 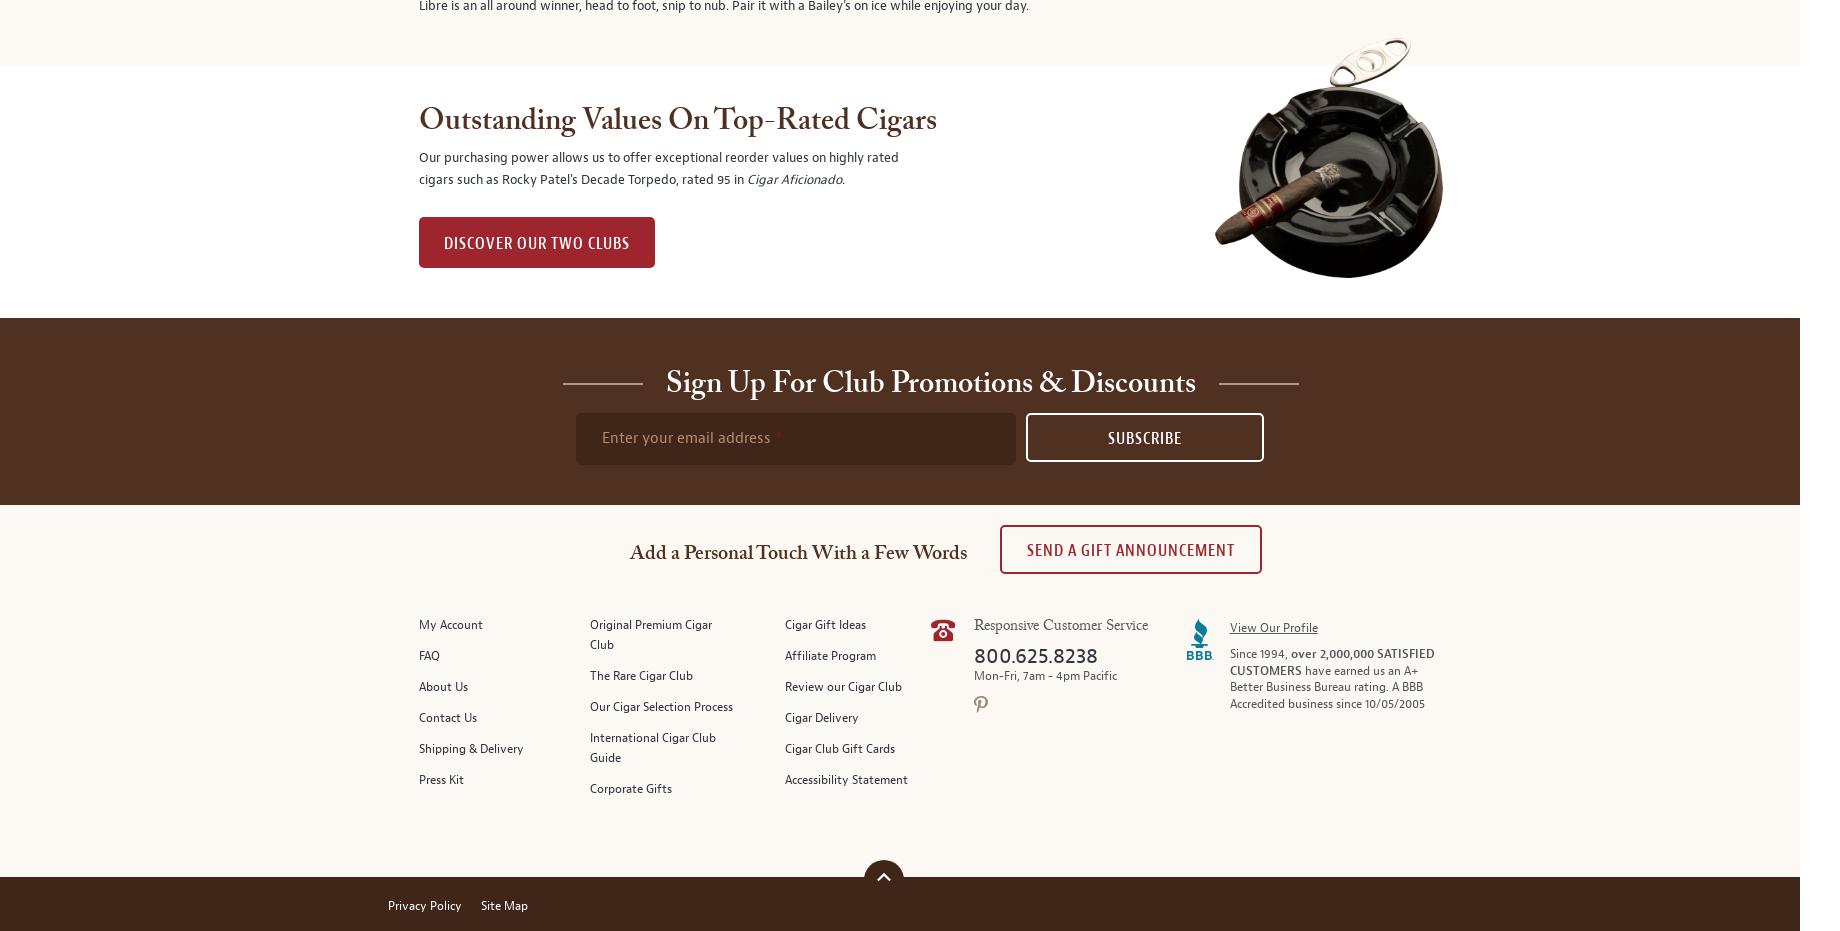 I want to click on 'FAQ', so click(x=428, y=656).